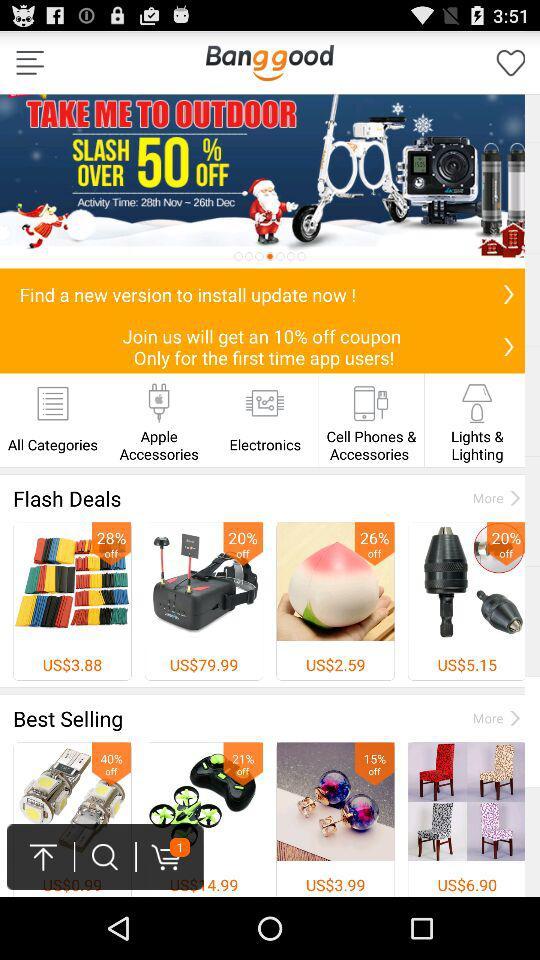 Image resolution: width=540 pixels, height=960 pixels. Describe the element at coordinates (270, 181) in the screenshot. I see `offers page` at that location.